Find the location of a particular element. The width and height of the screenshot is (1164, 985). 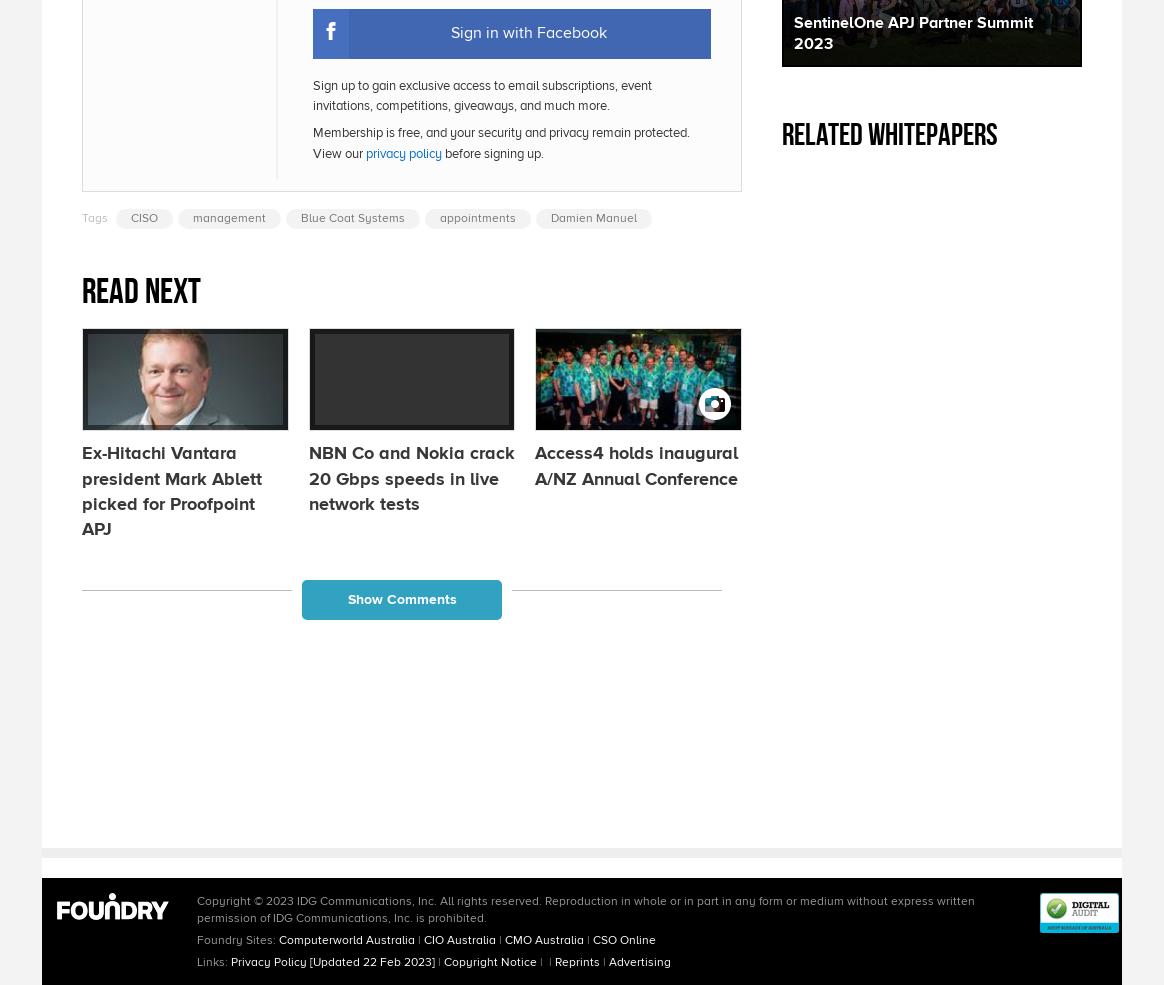

'Computerworld Australia' is located at coordinates (345, 939).